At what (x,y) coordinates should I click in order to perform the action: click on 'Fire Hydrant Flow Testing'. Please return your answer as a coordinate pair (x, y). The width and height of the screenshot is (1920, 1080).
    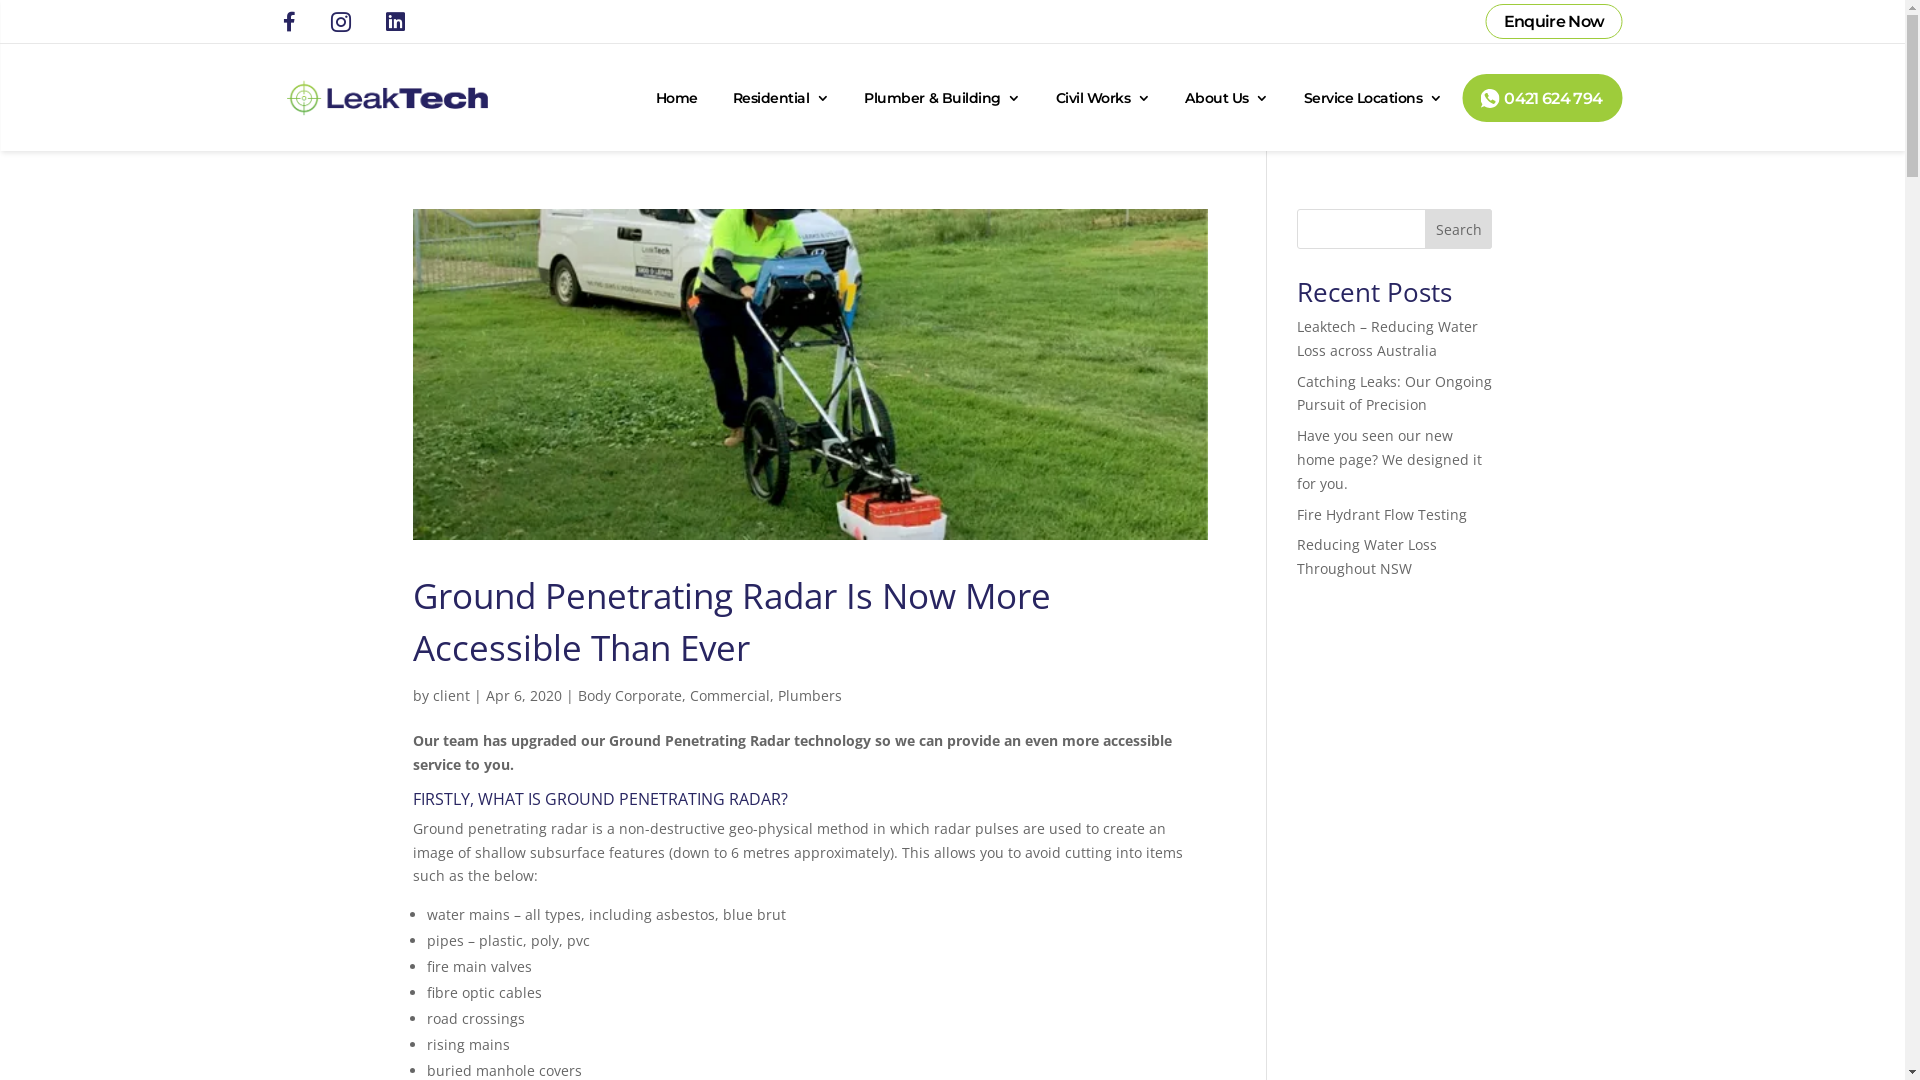
    Looking at the image, I should click on (1296, 513).